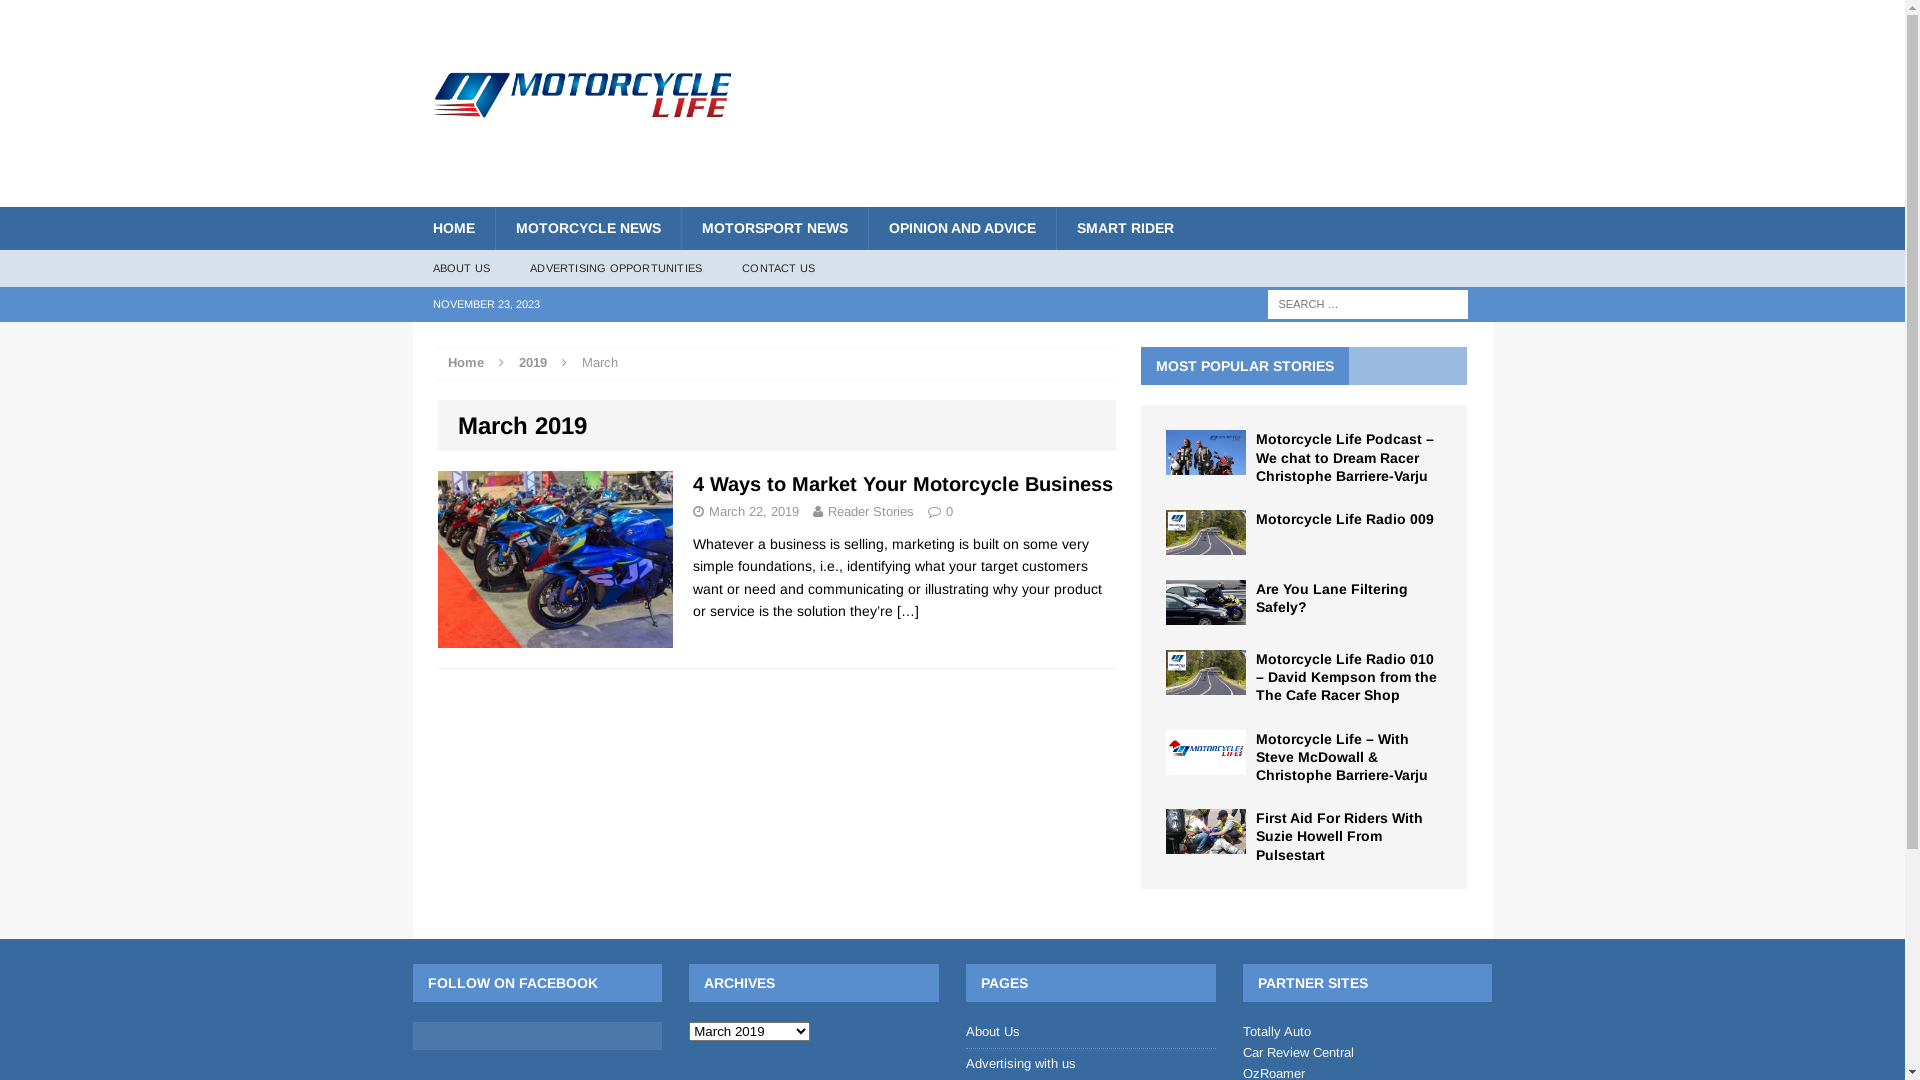  I want to click on 'Are You Lane Filtering Safely?', so click(1331, 596).